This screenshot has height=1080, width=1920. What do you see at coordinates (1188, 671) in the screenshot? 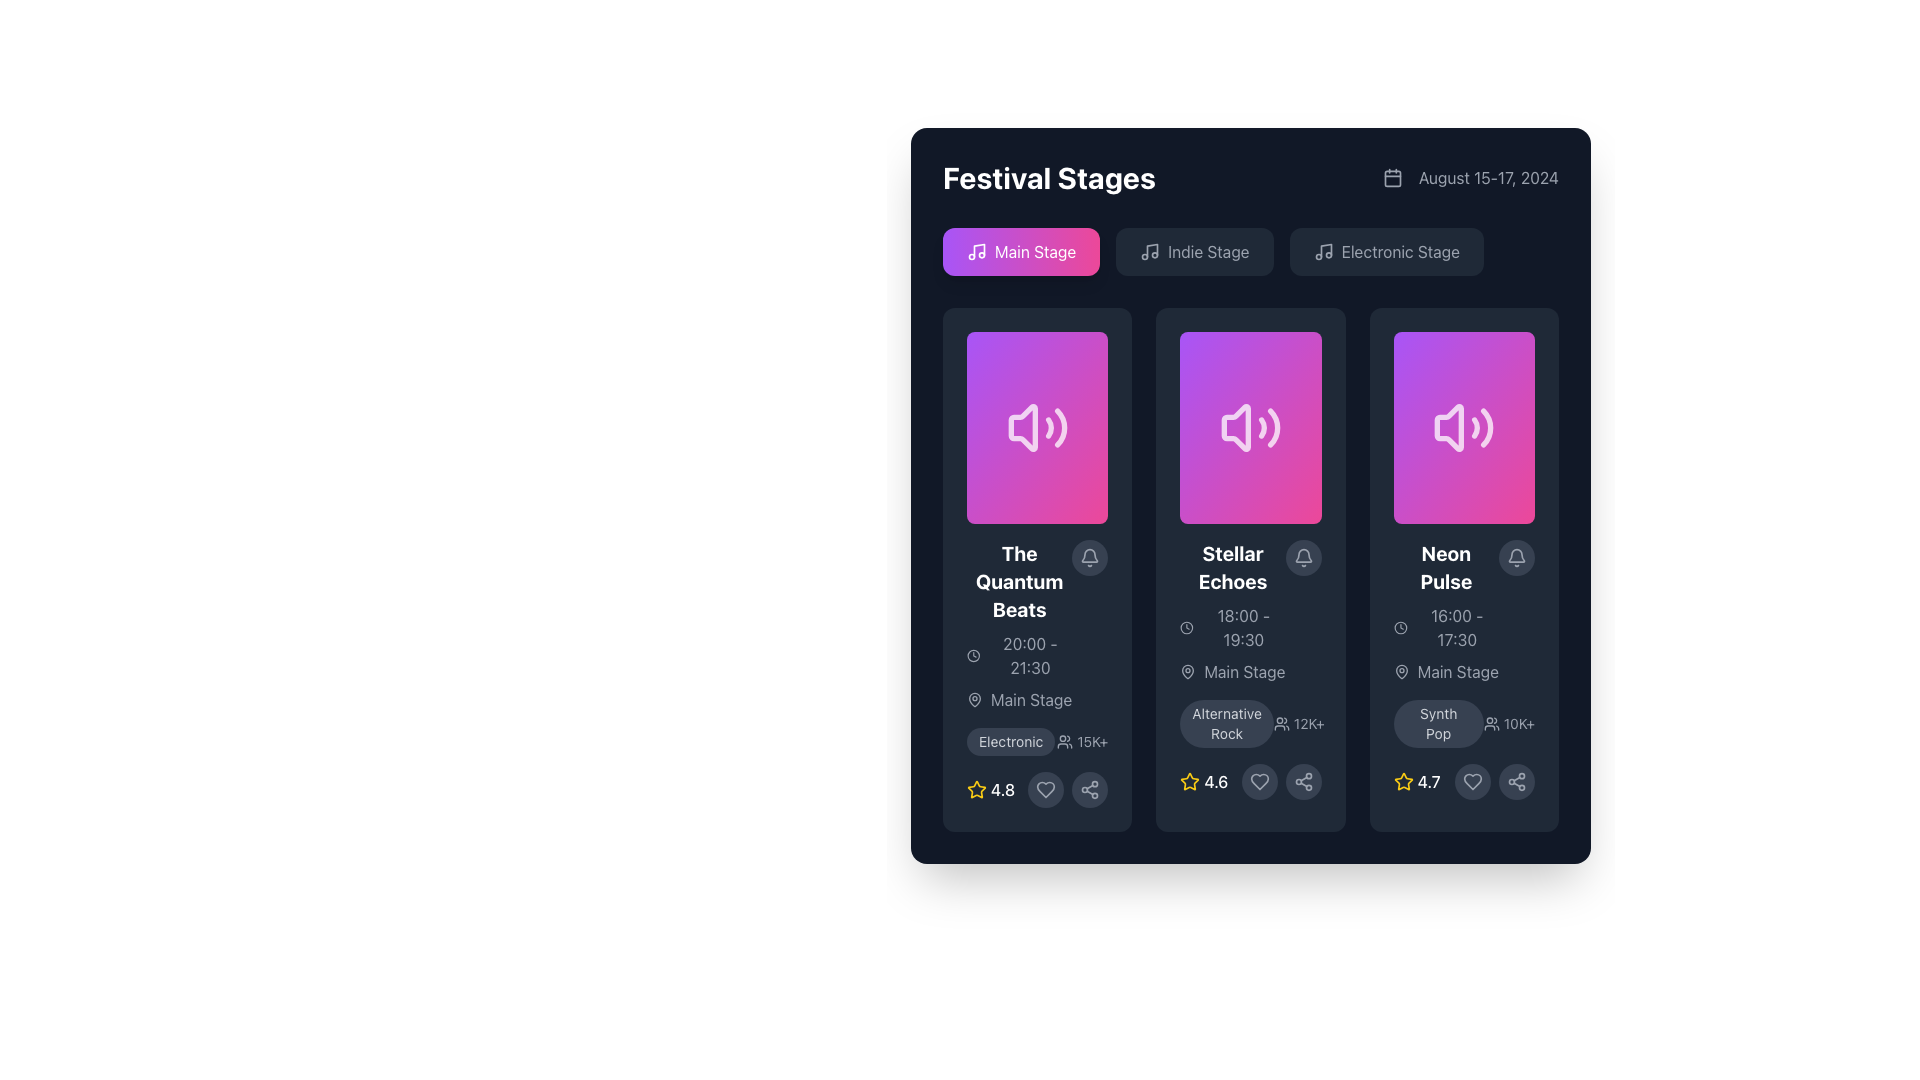
I see `the gray outline map pin icon located to the left of the 'Main Stage' text in the bottom section of the 'Stellar Echoes' event card` at bounding box center [1188, 671].